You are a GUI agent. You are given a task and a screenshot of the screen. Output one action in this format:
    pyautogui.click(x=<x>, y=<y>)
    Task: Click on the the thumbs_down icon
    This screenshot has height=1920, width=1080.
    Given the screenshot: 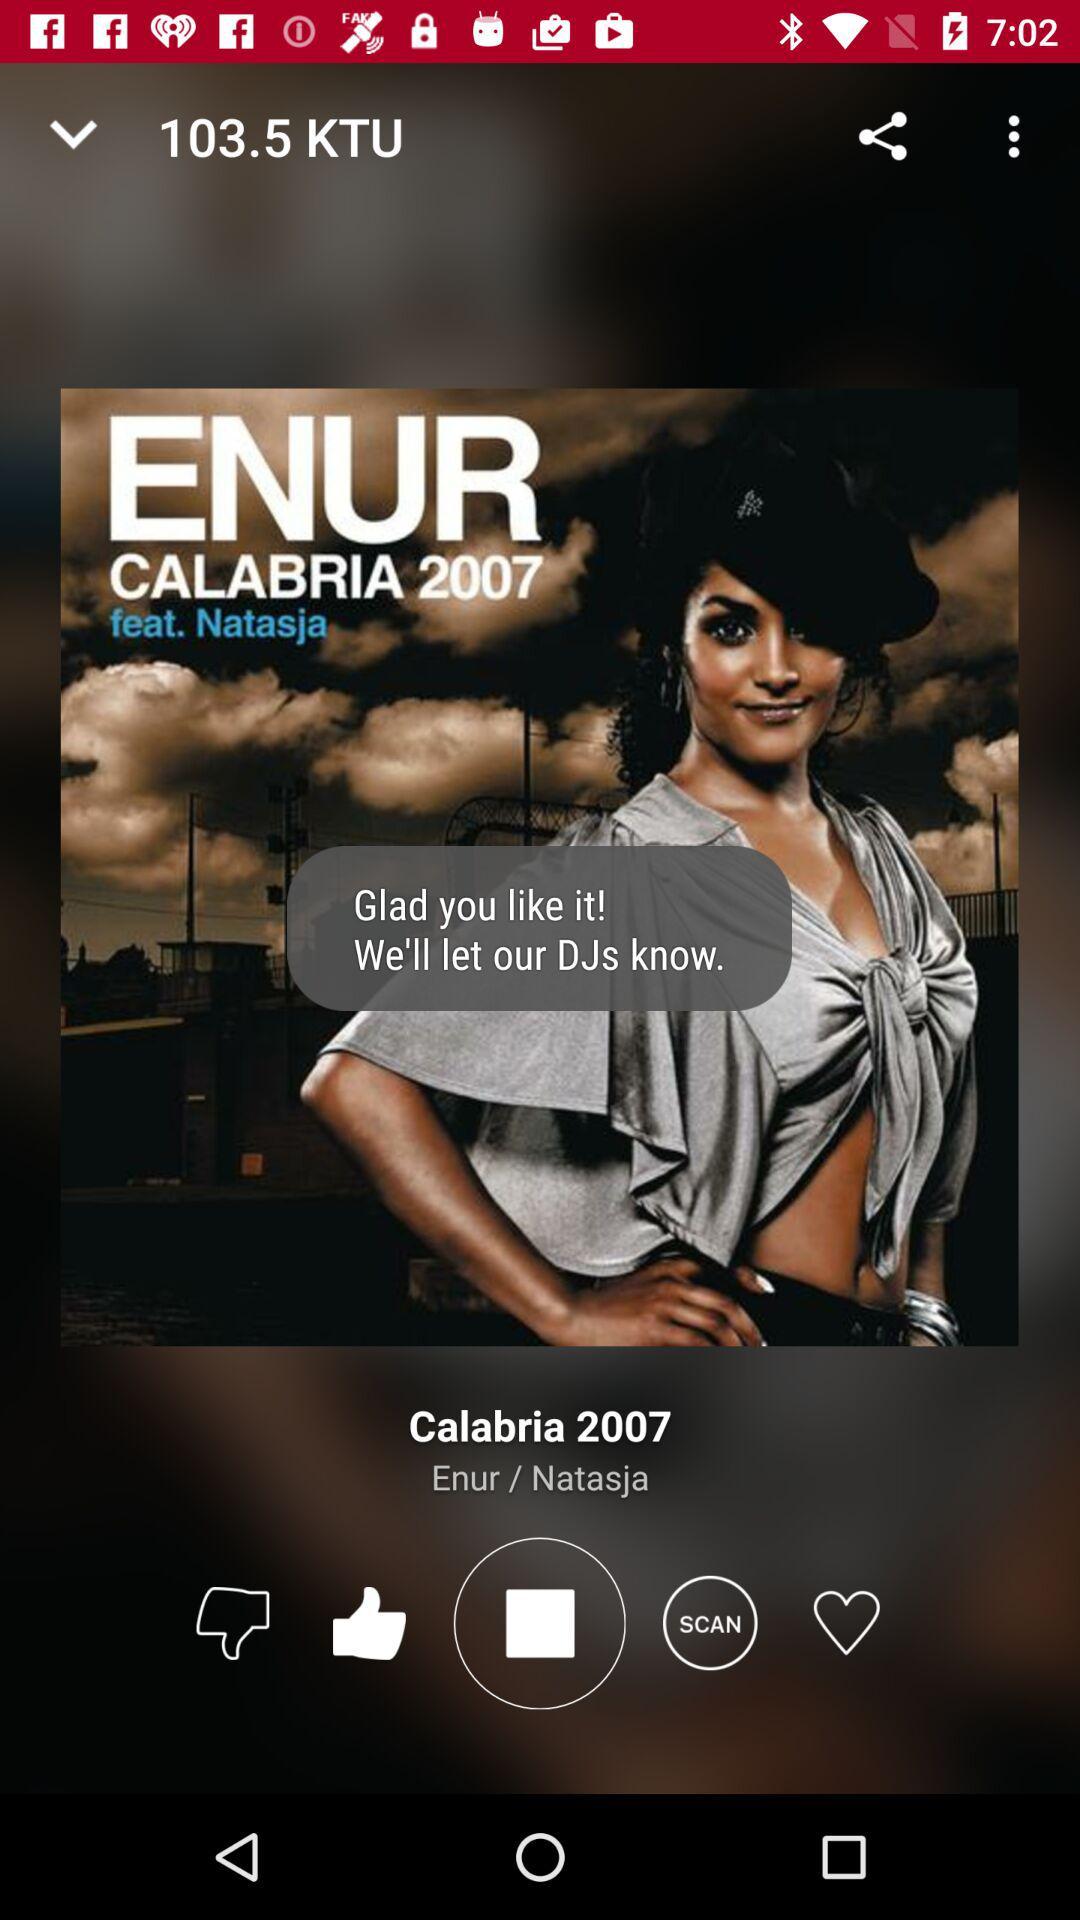 What is the action you would take?
    pyautogui.click(x=231, y=1622)
    